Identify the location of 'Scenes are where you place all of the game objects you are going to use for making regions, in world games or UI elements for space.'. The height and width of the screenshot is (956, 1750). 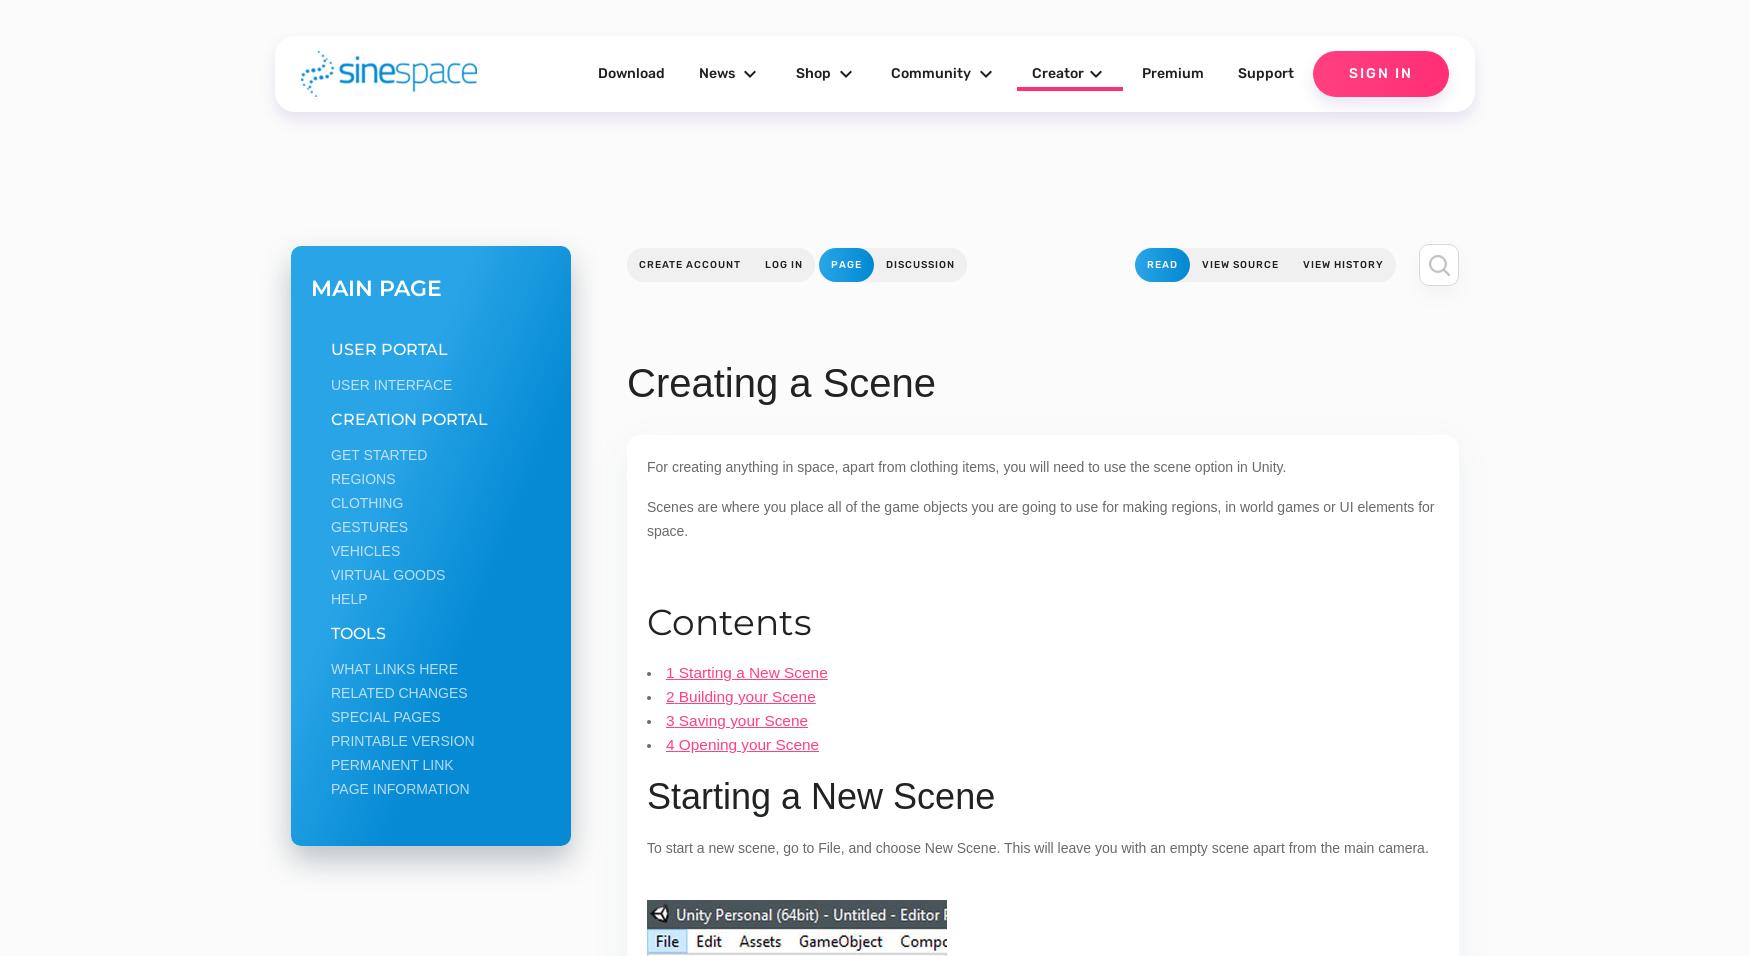
(1039, 518).